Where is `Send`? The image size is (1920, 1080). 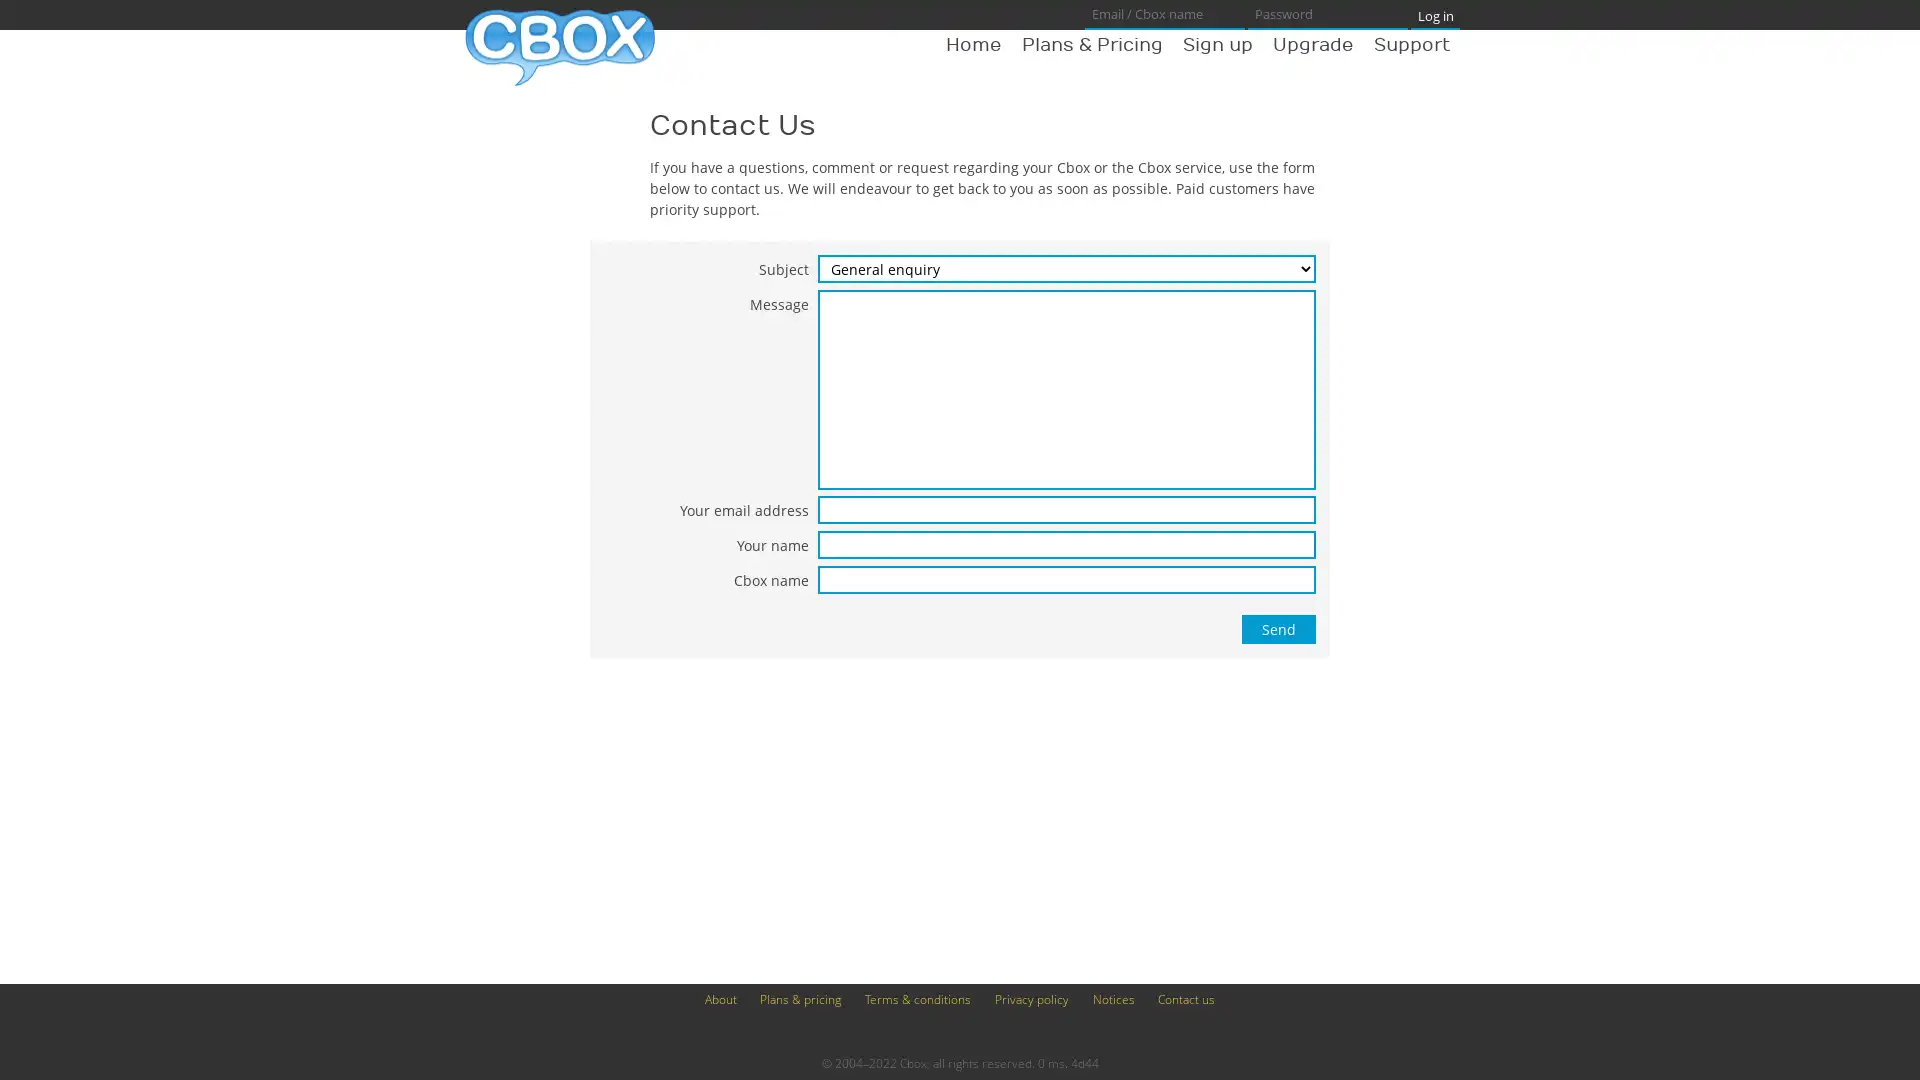
Send is located at coordinates (1277, 627).